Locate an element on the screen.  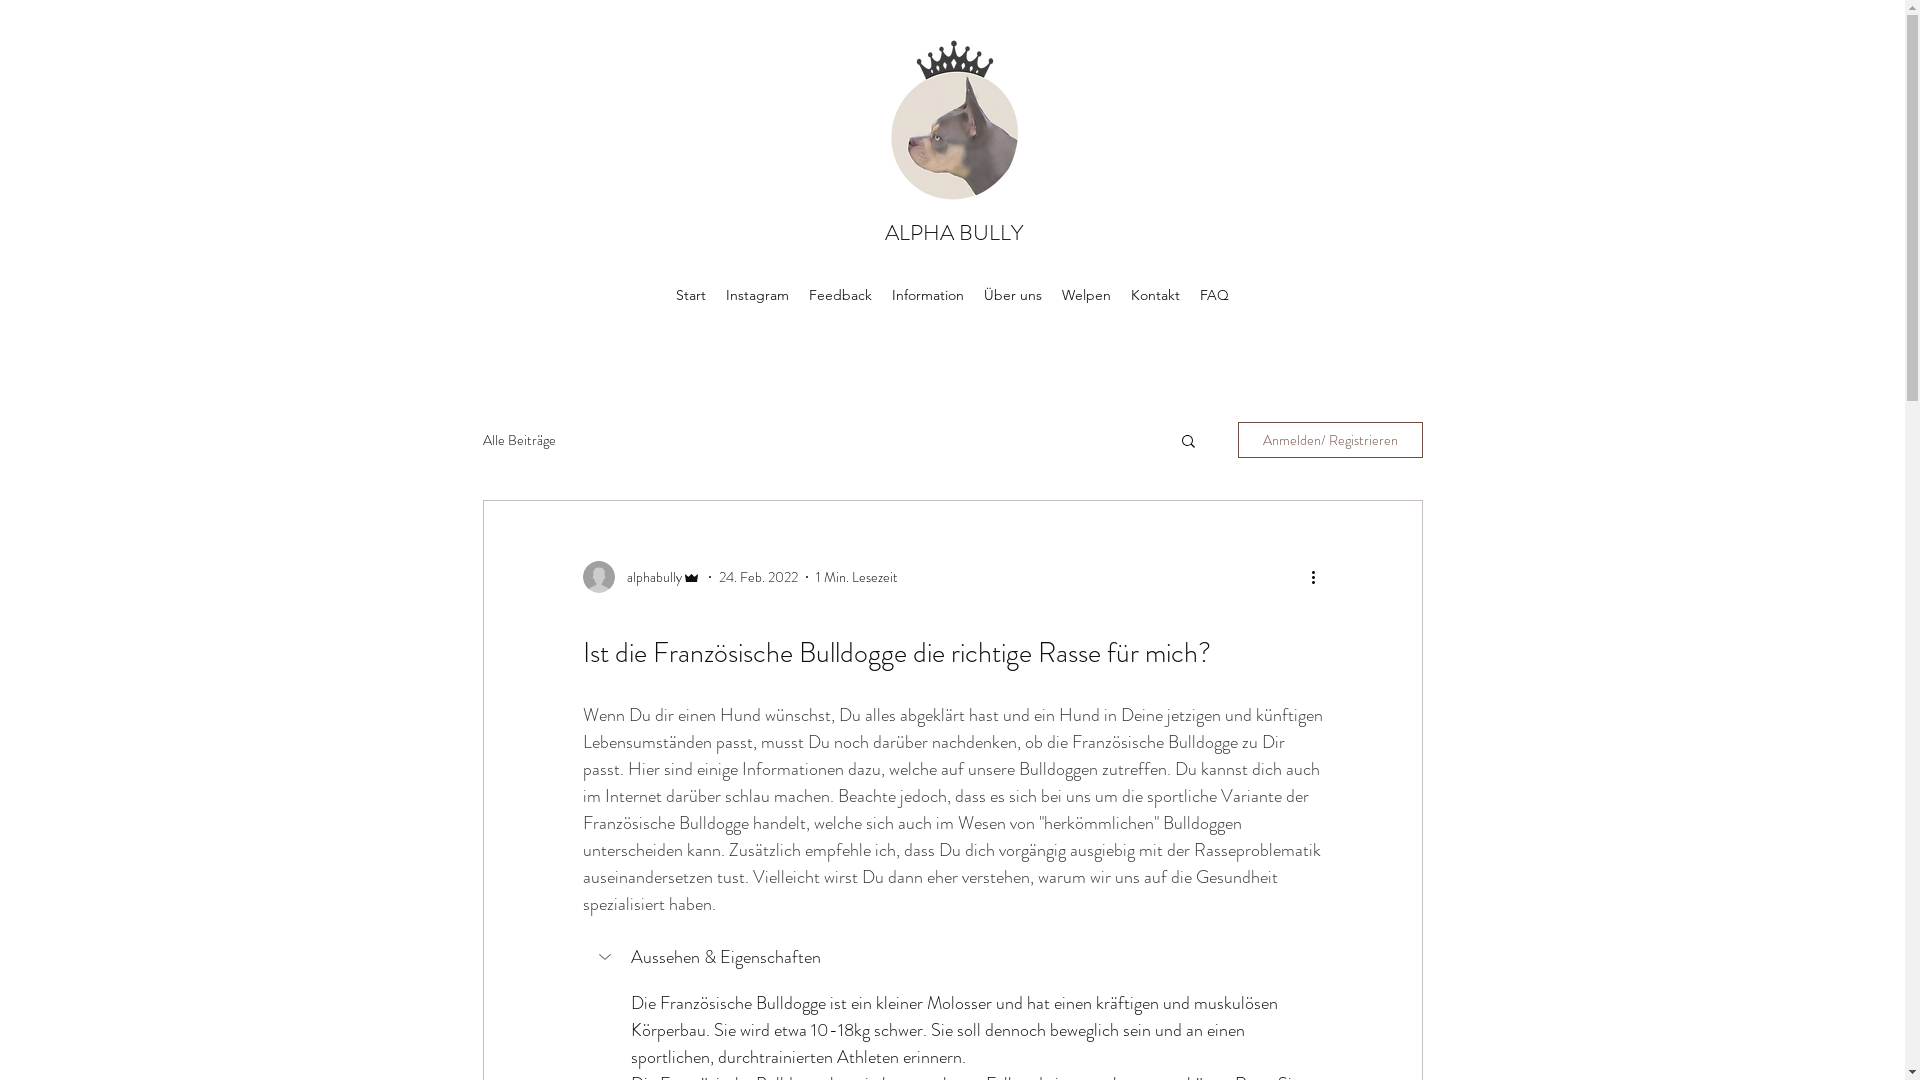
'Anmelden/ Registrieren' is located at coordinates (1330, 438).